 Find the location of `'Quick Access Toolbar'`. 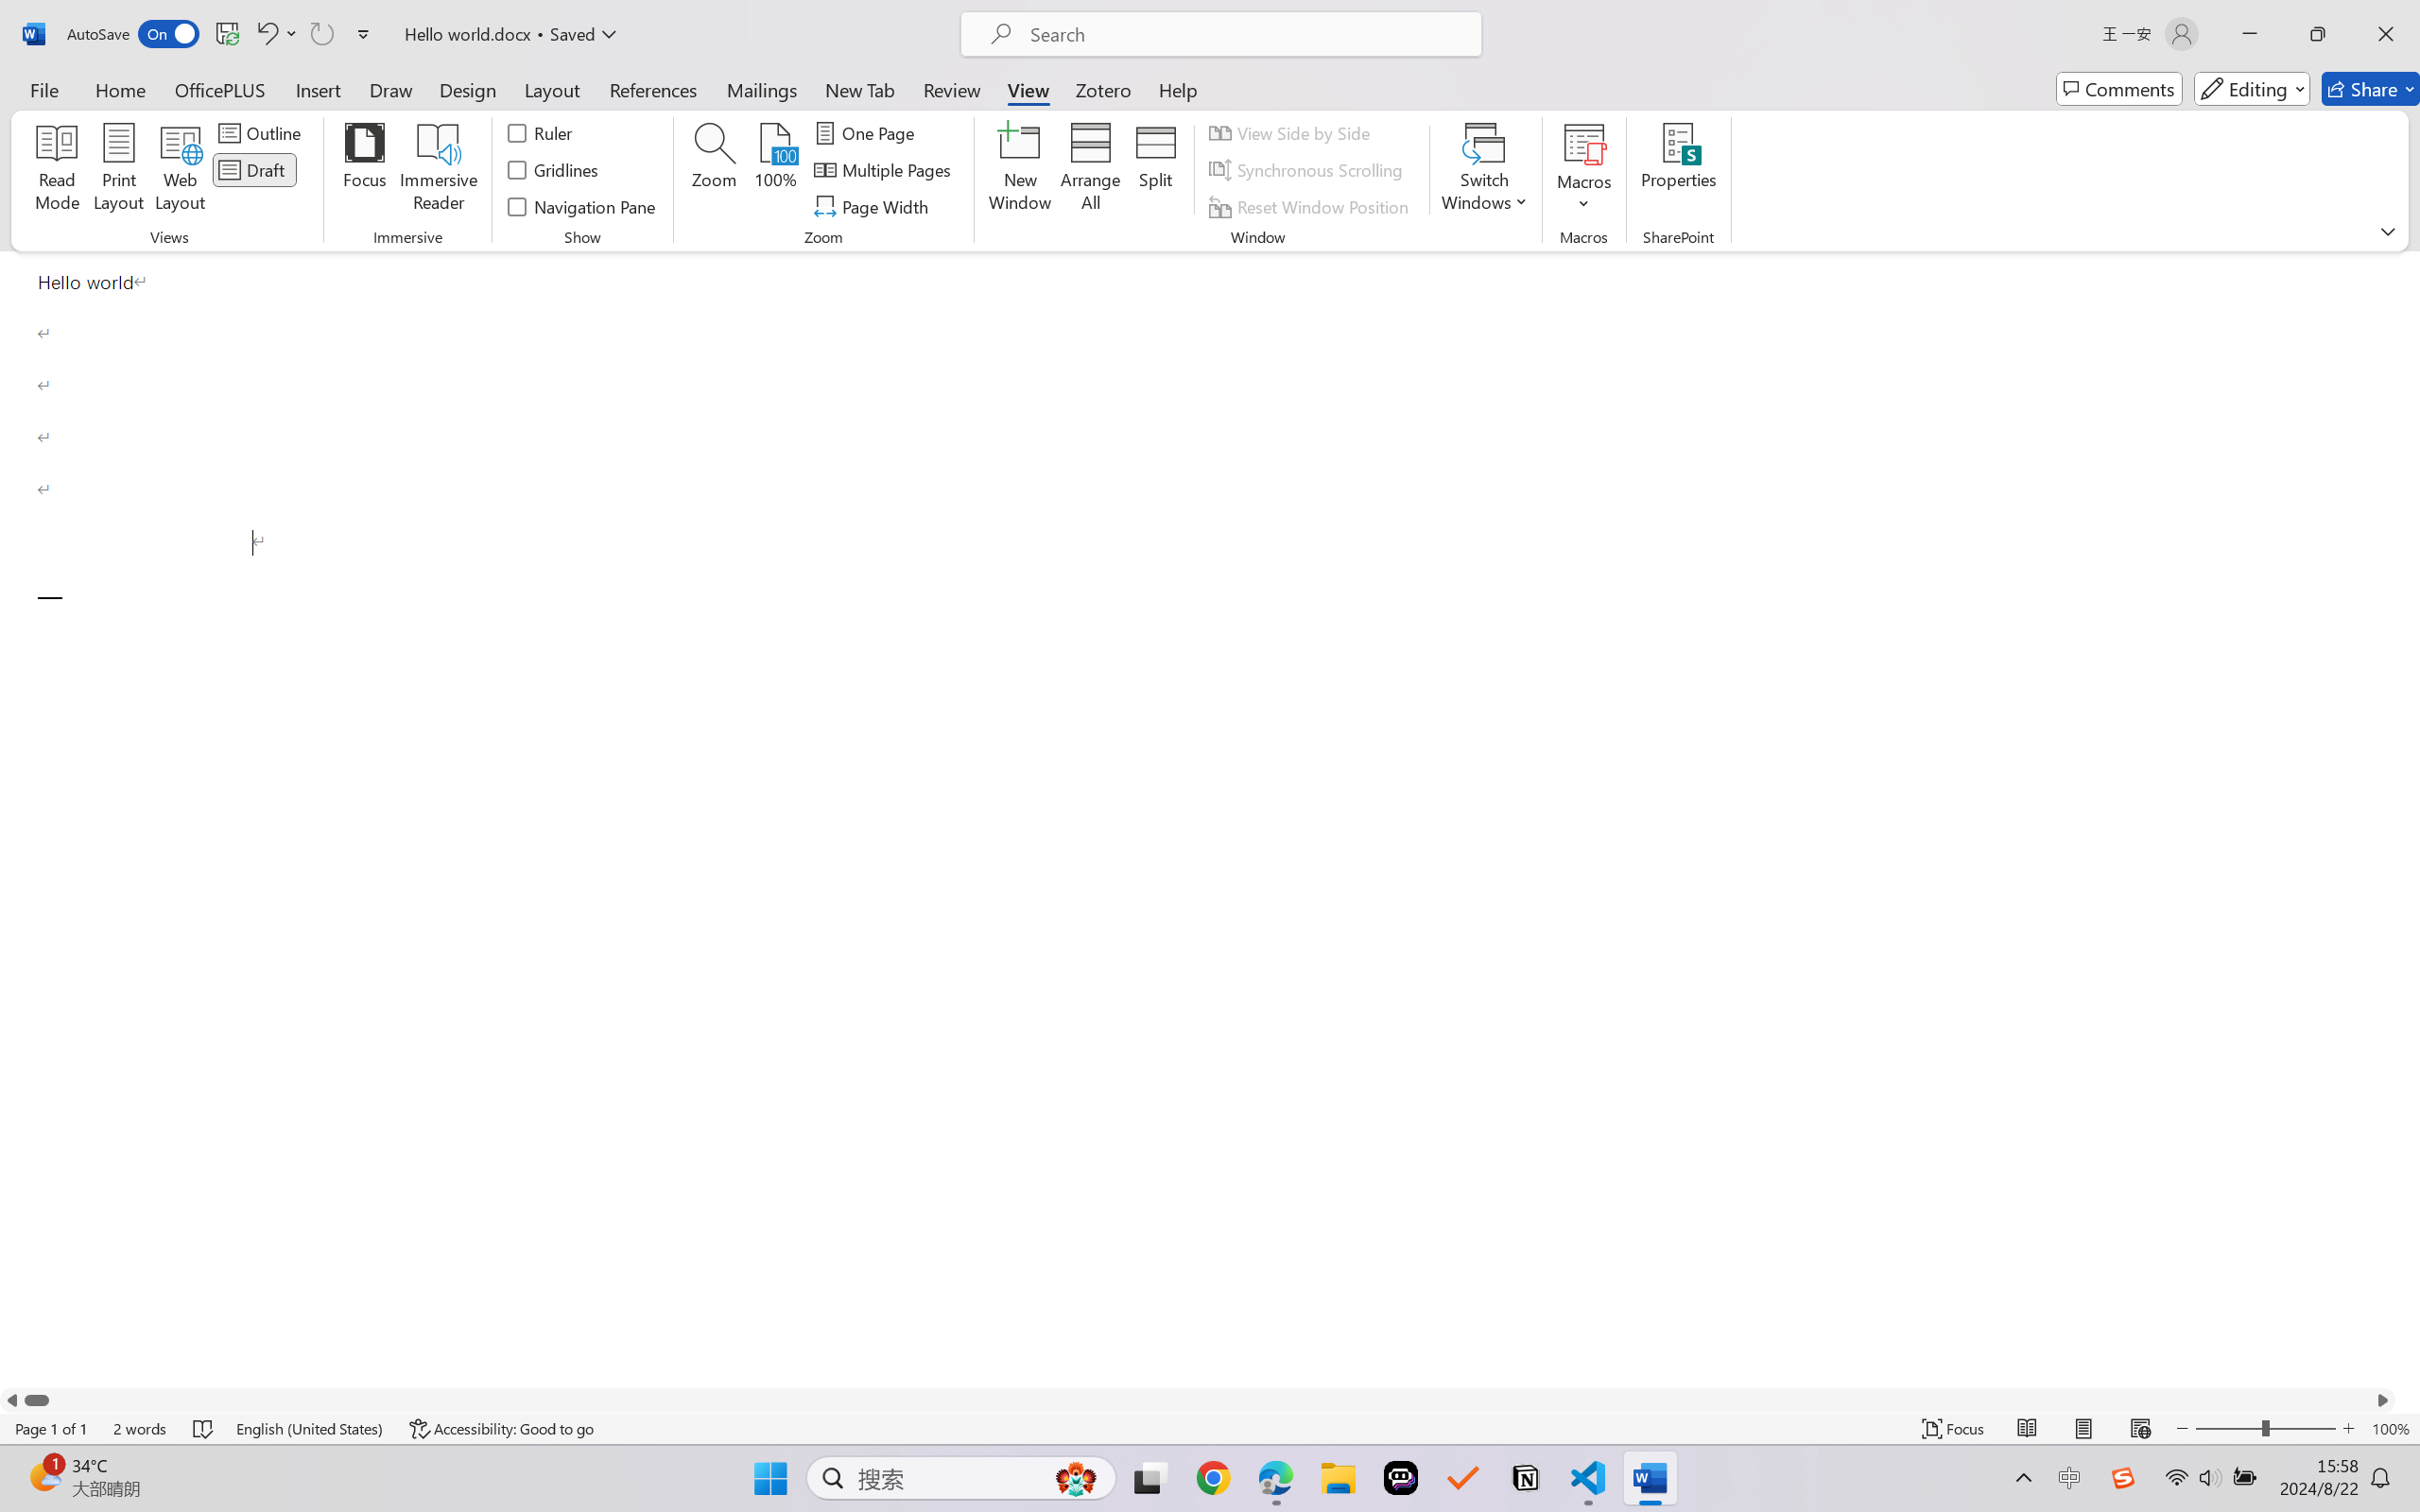

'Quick Access Toolbar' is located at coordinates (222, 33).